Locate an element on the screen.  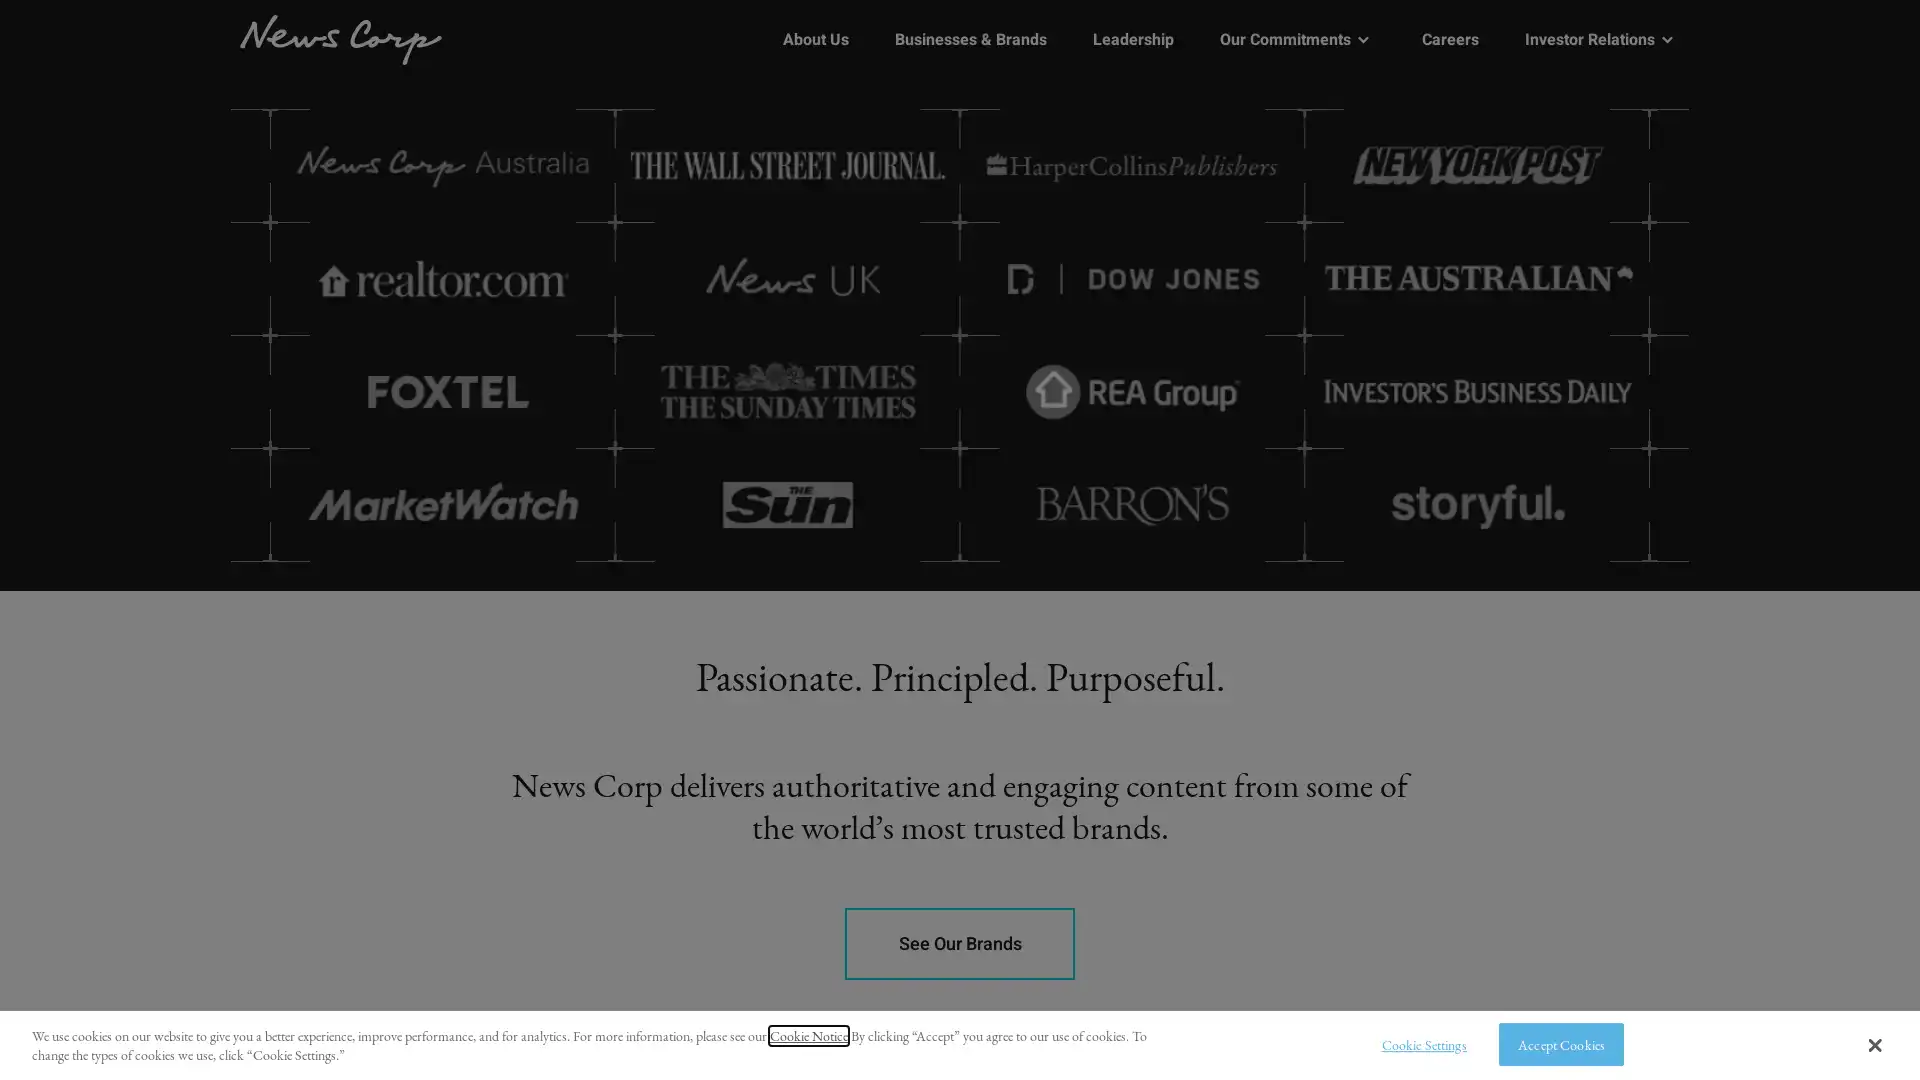
Accept Cookies is located at coordinates (1560, 1043).